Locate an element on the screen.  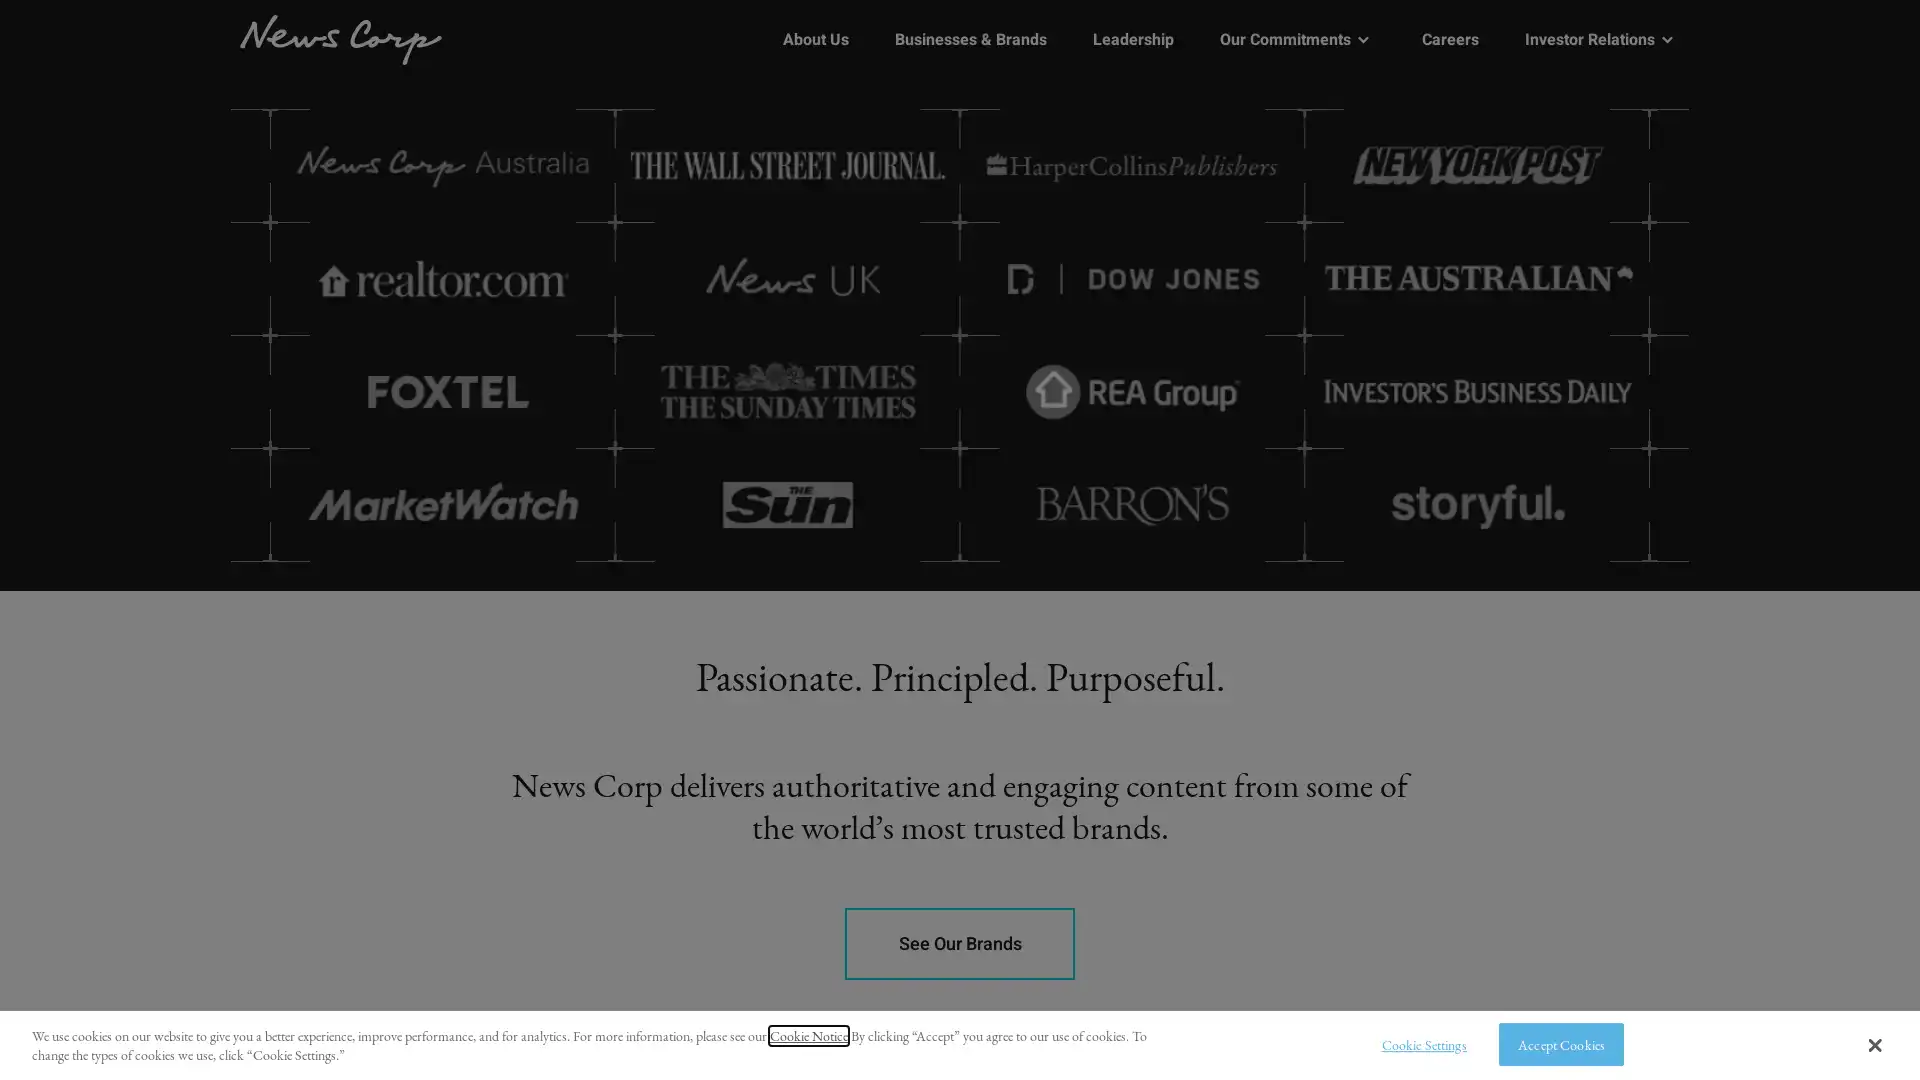
Accept Cookies is located at coordinates (1560, 1043).